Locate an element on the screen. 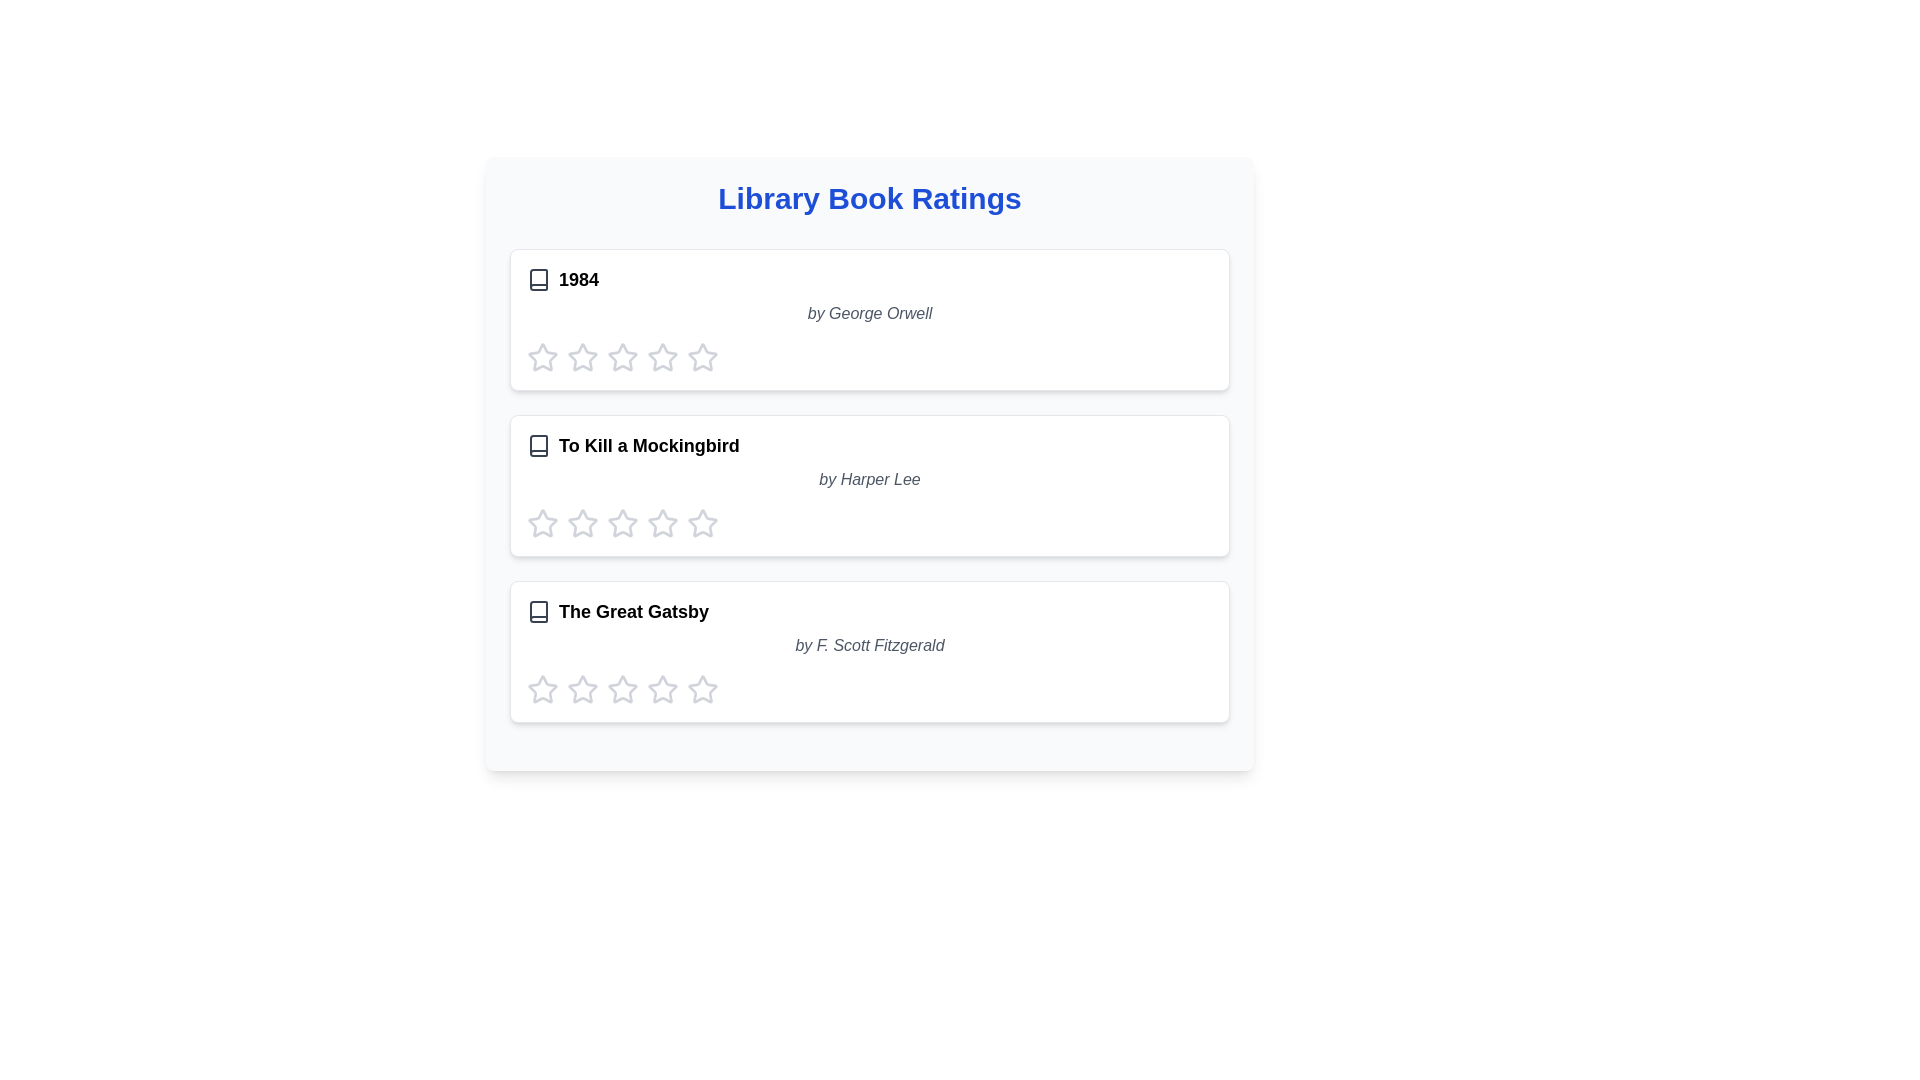  the third star is located at coordinates (662, 522).